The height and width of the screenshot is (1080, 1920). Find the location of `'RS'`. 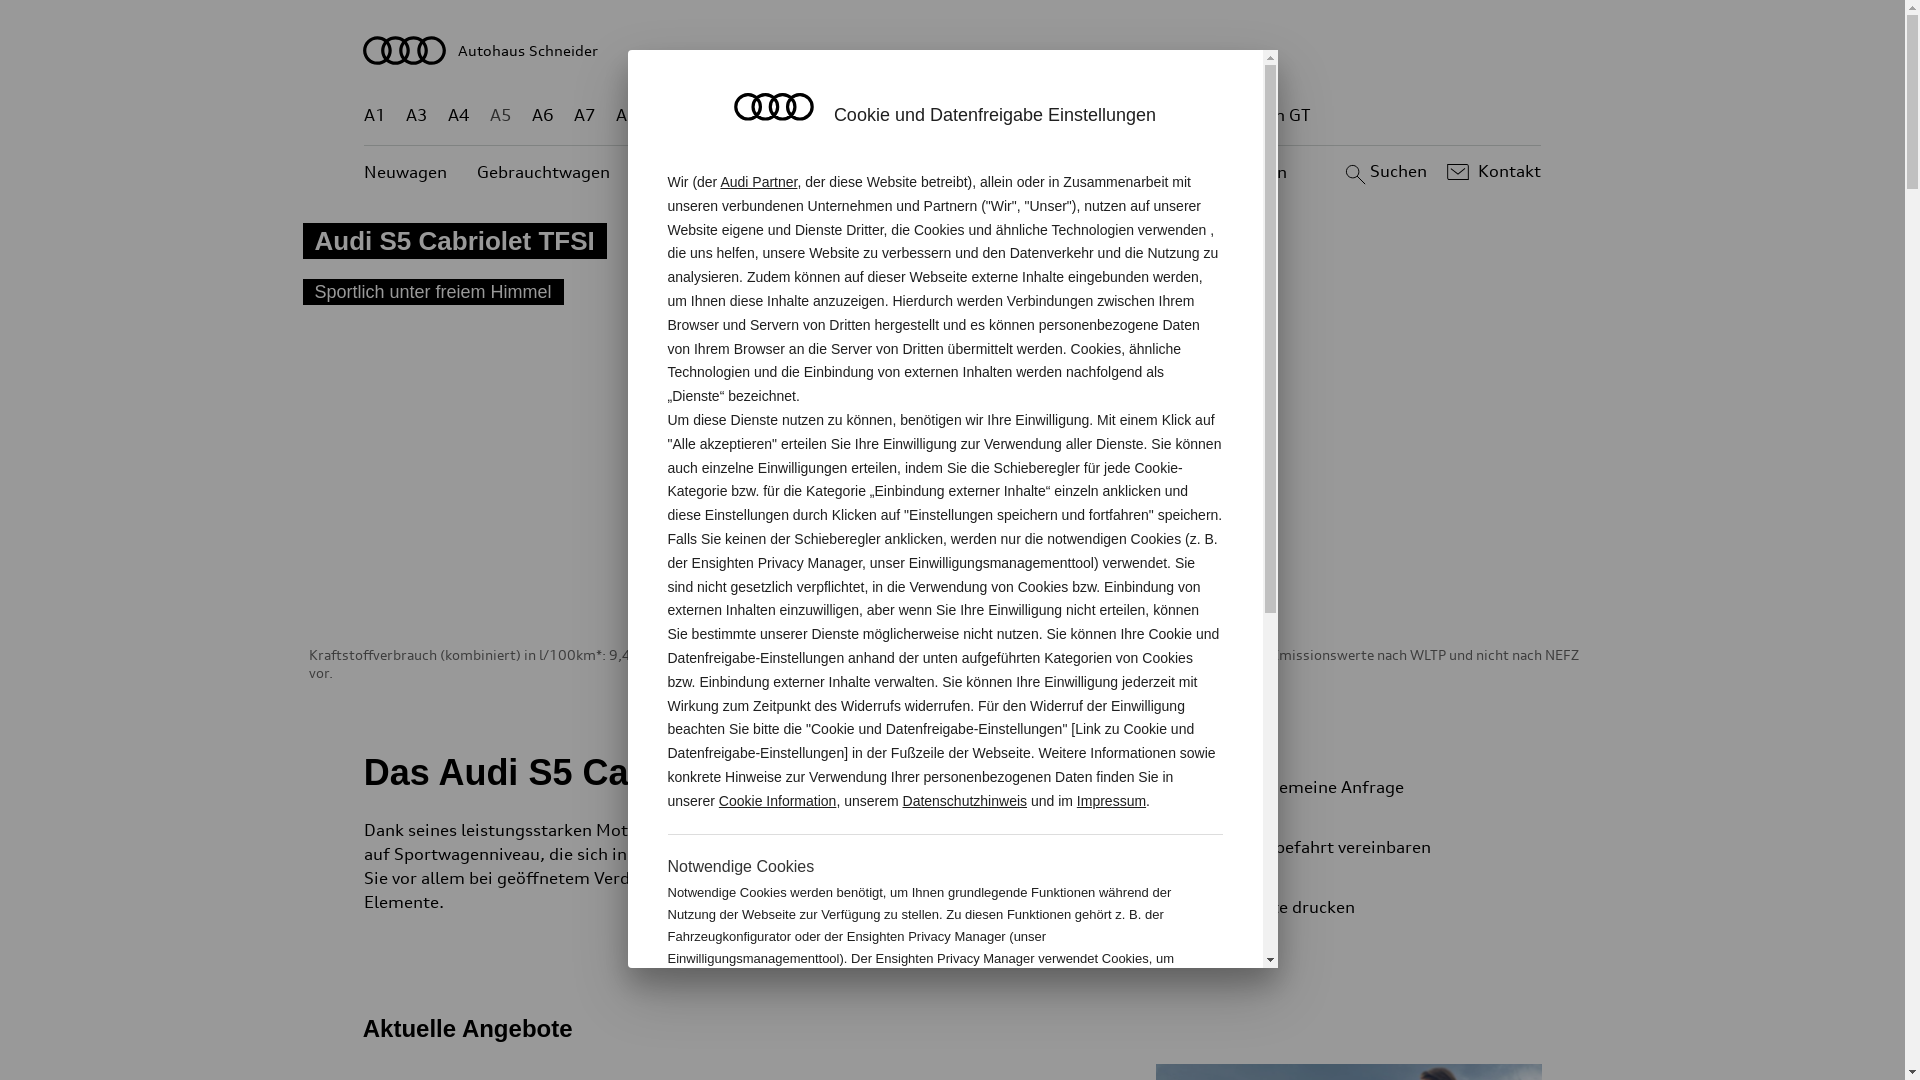

'RS' is located at coordinates (1135, 115).